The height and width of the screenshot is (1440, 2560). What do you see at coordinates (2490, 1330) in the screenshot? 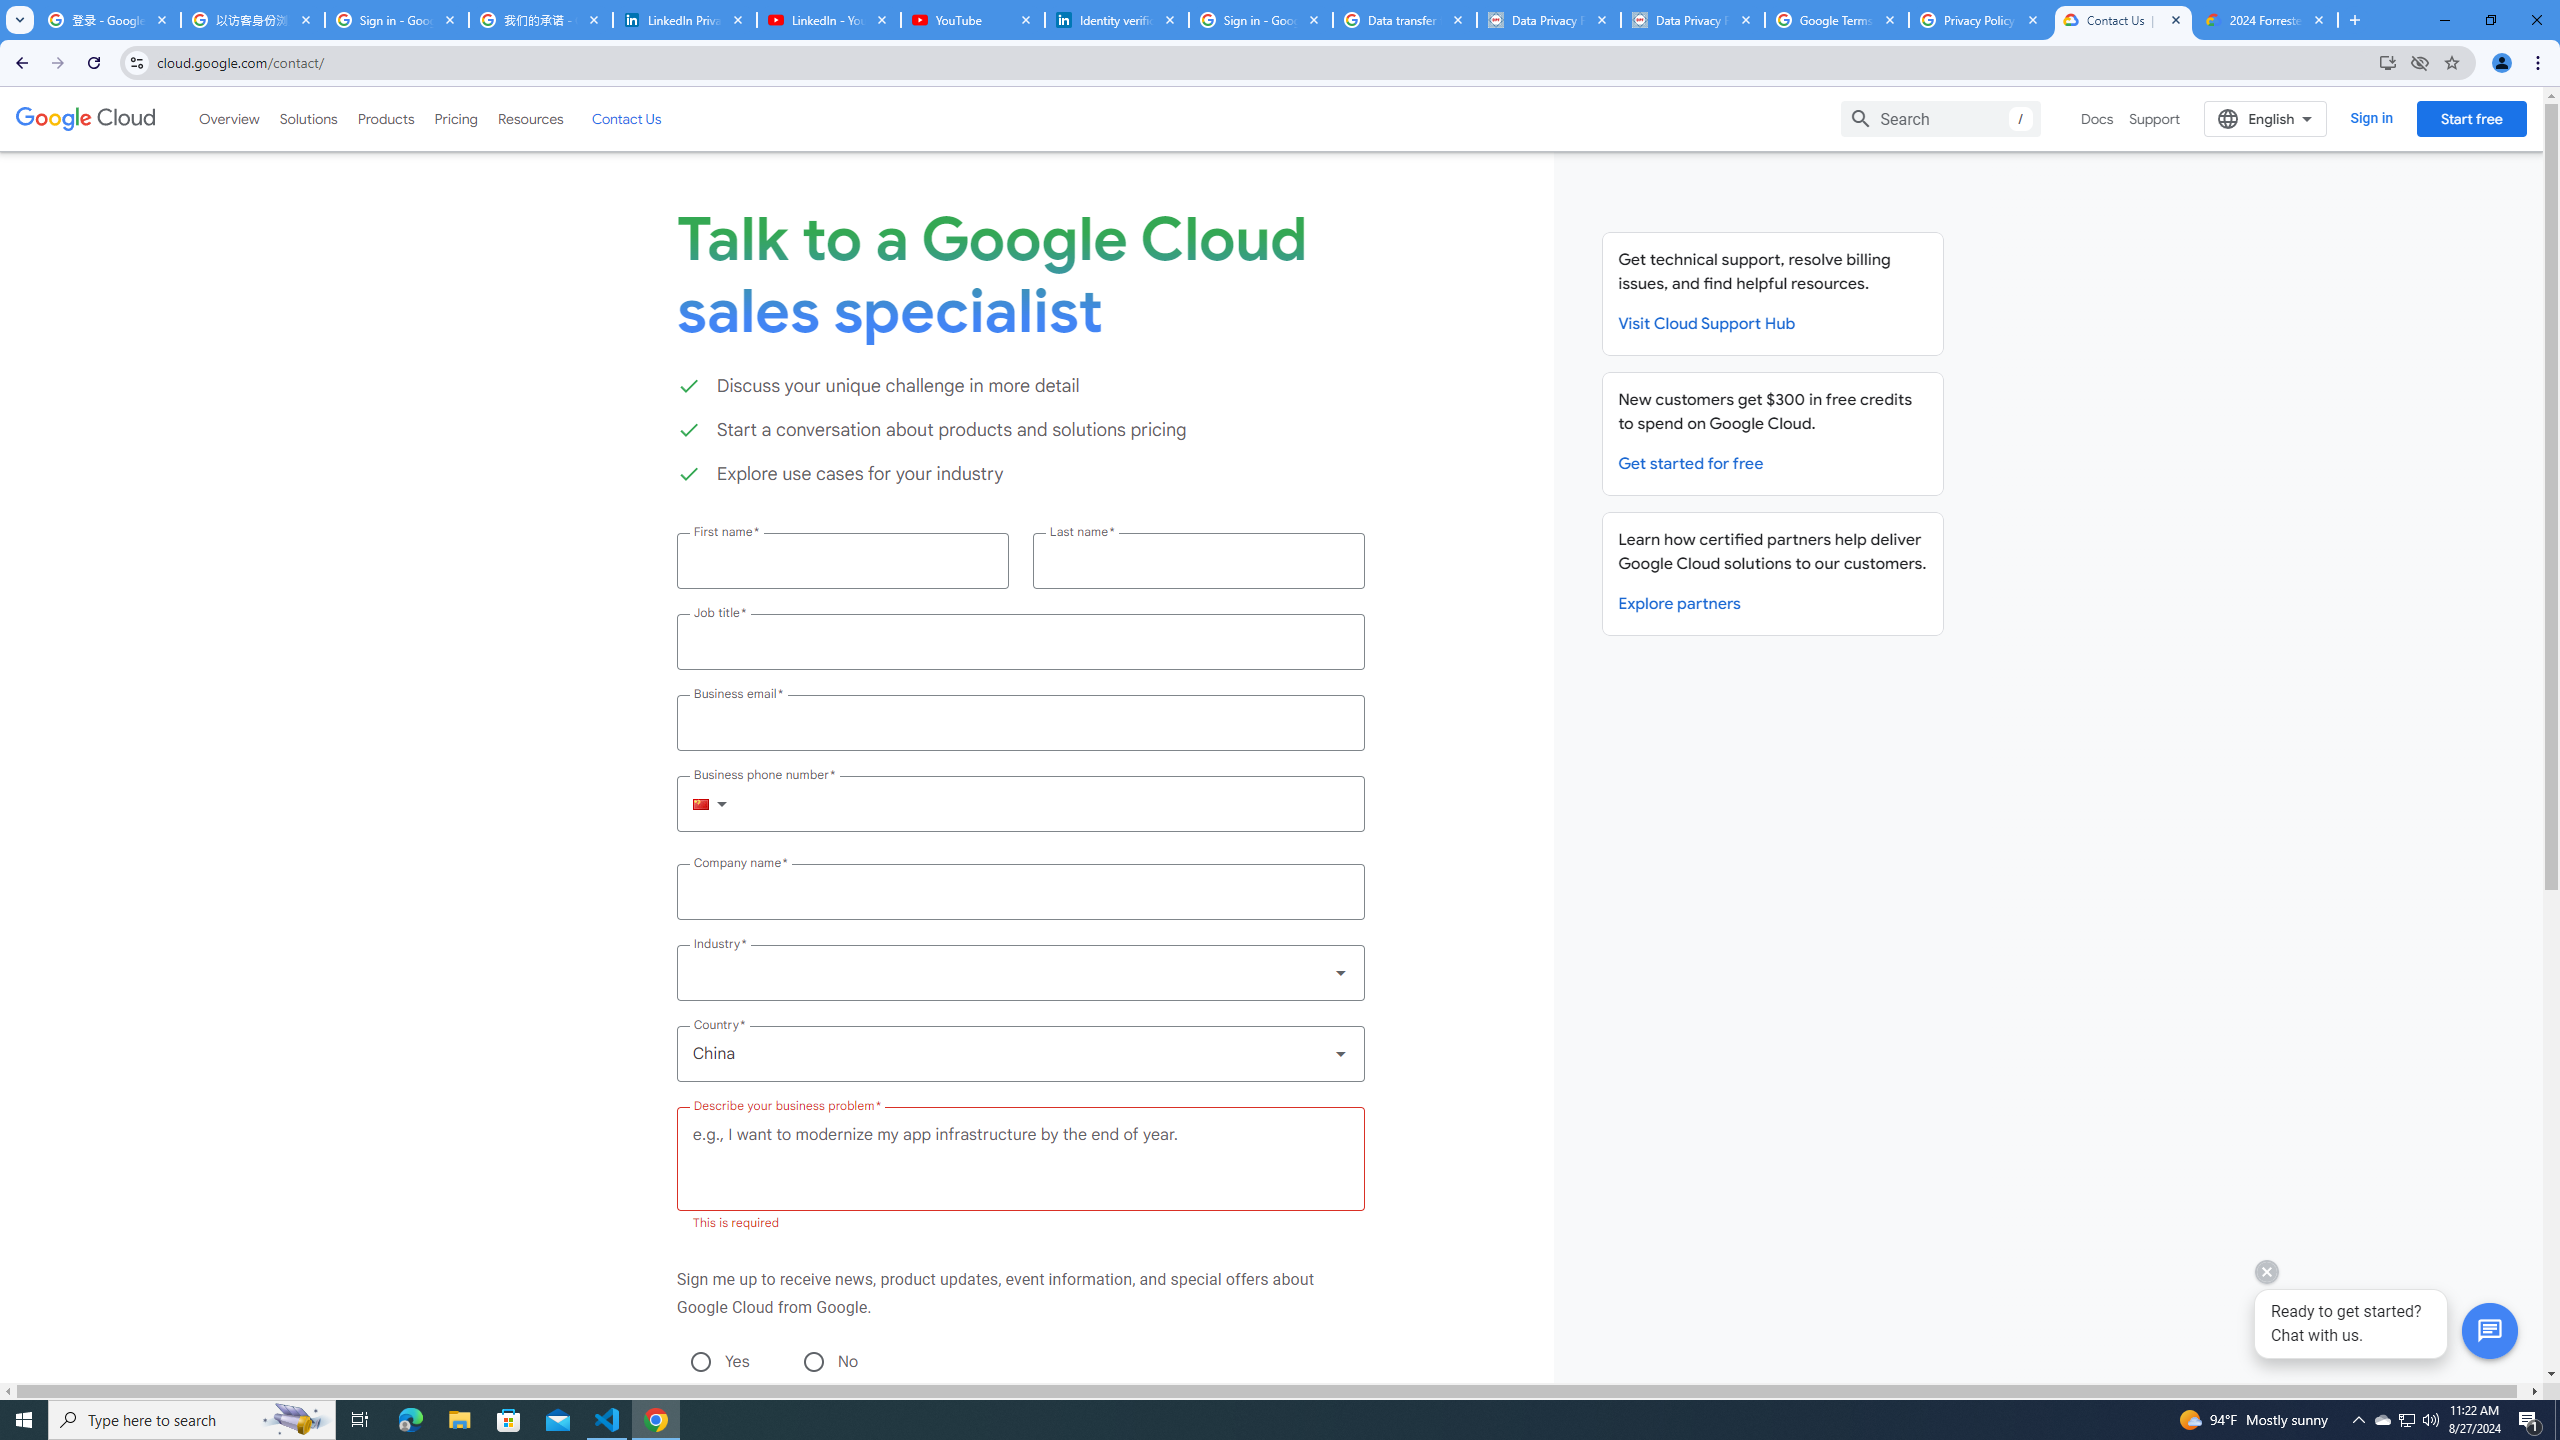
I see `'Button to activate chat'` at bounding box center [2490, 1330].